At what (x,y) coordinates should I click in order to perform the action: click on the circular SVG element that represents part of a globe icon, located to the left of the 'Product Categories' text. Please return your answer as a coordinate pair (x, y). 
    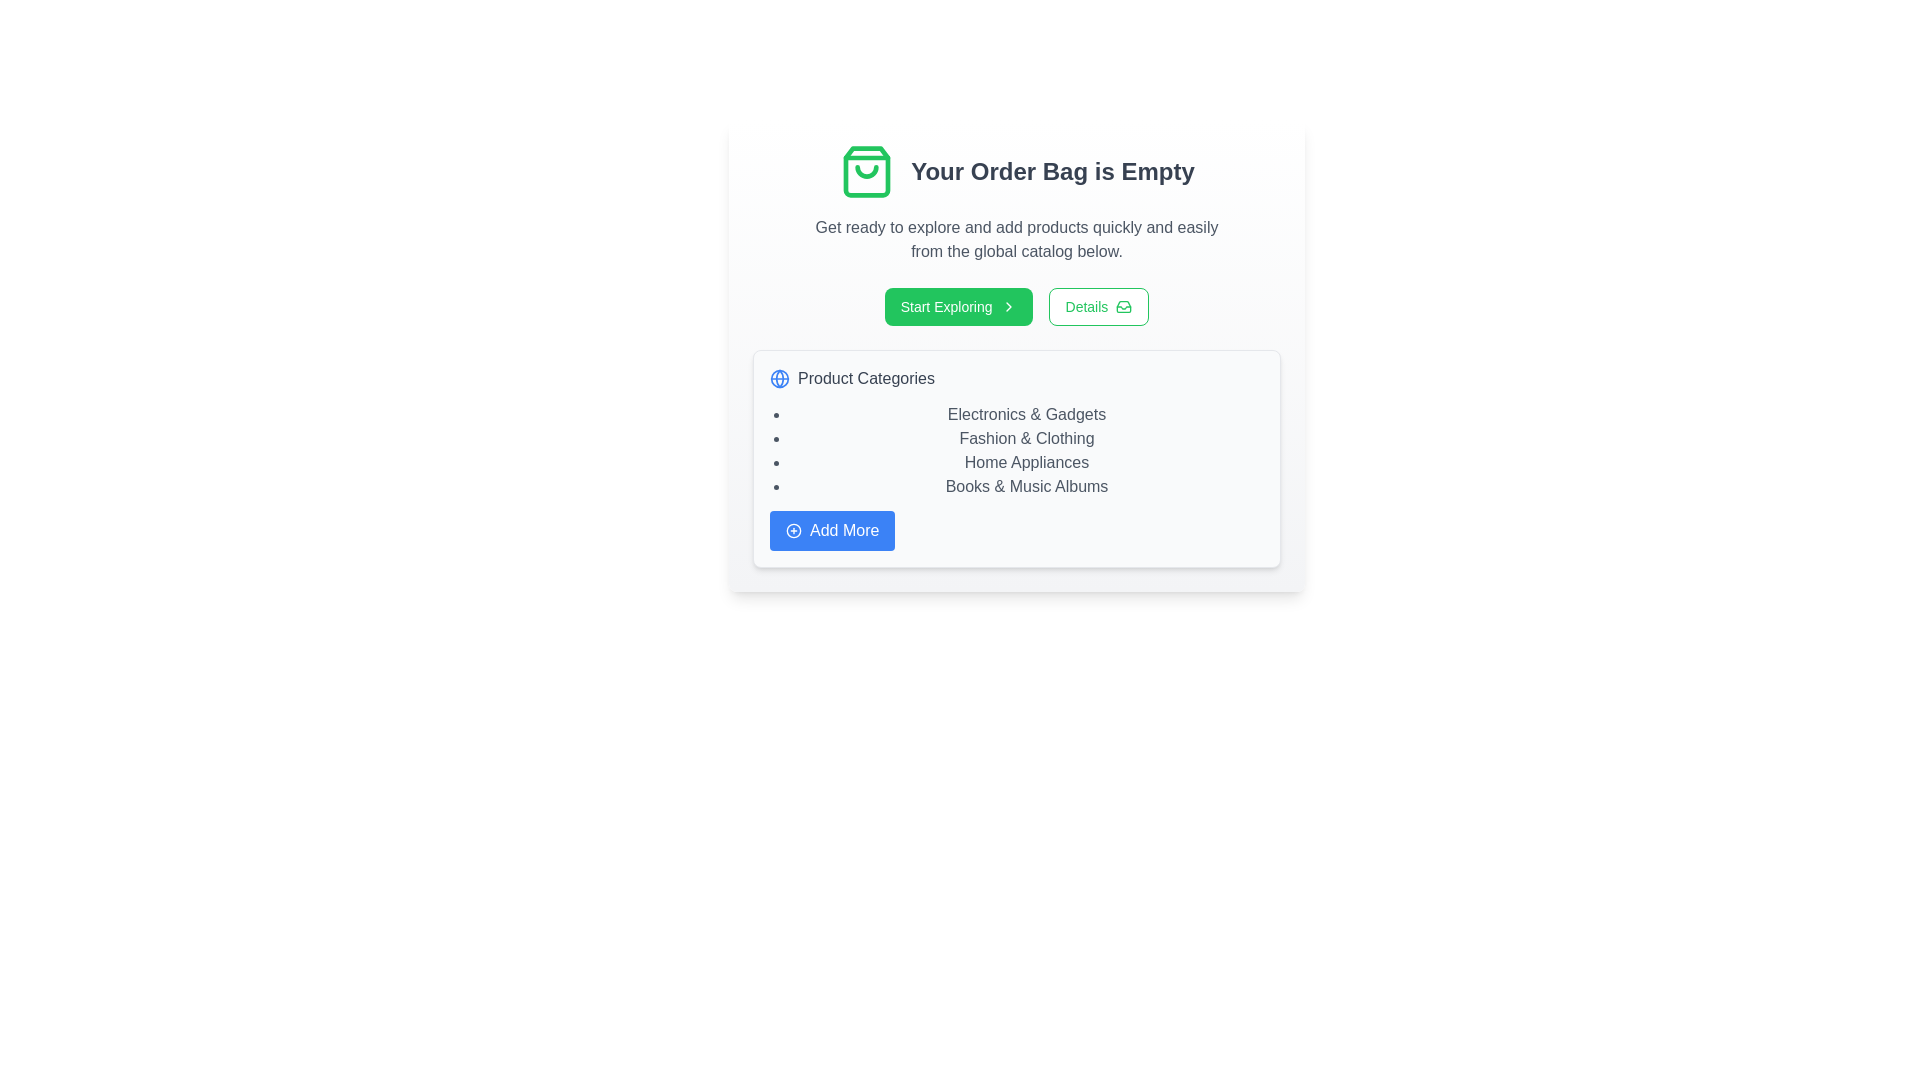
    Looking at the image, I should click on (778, 378).